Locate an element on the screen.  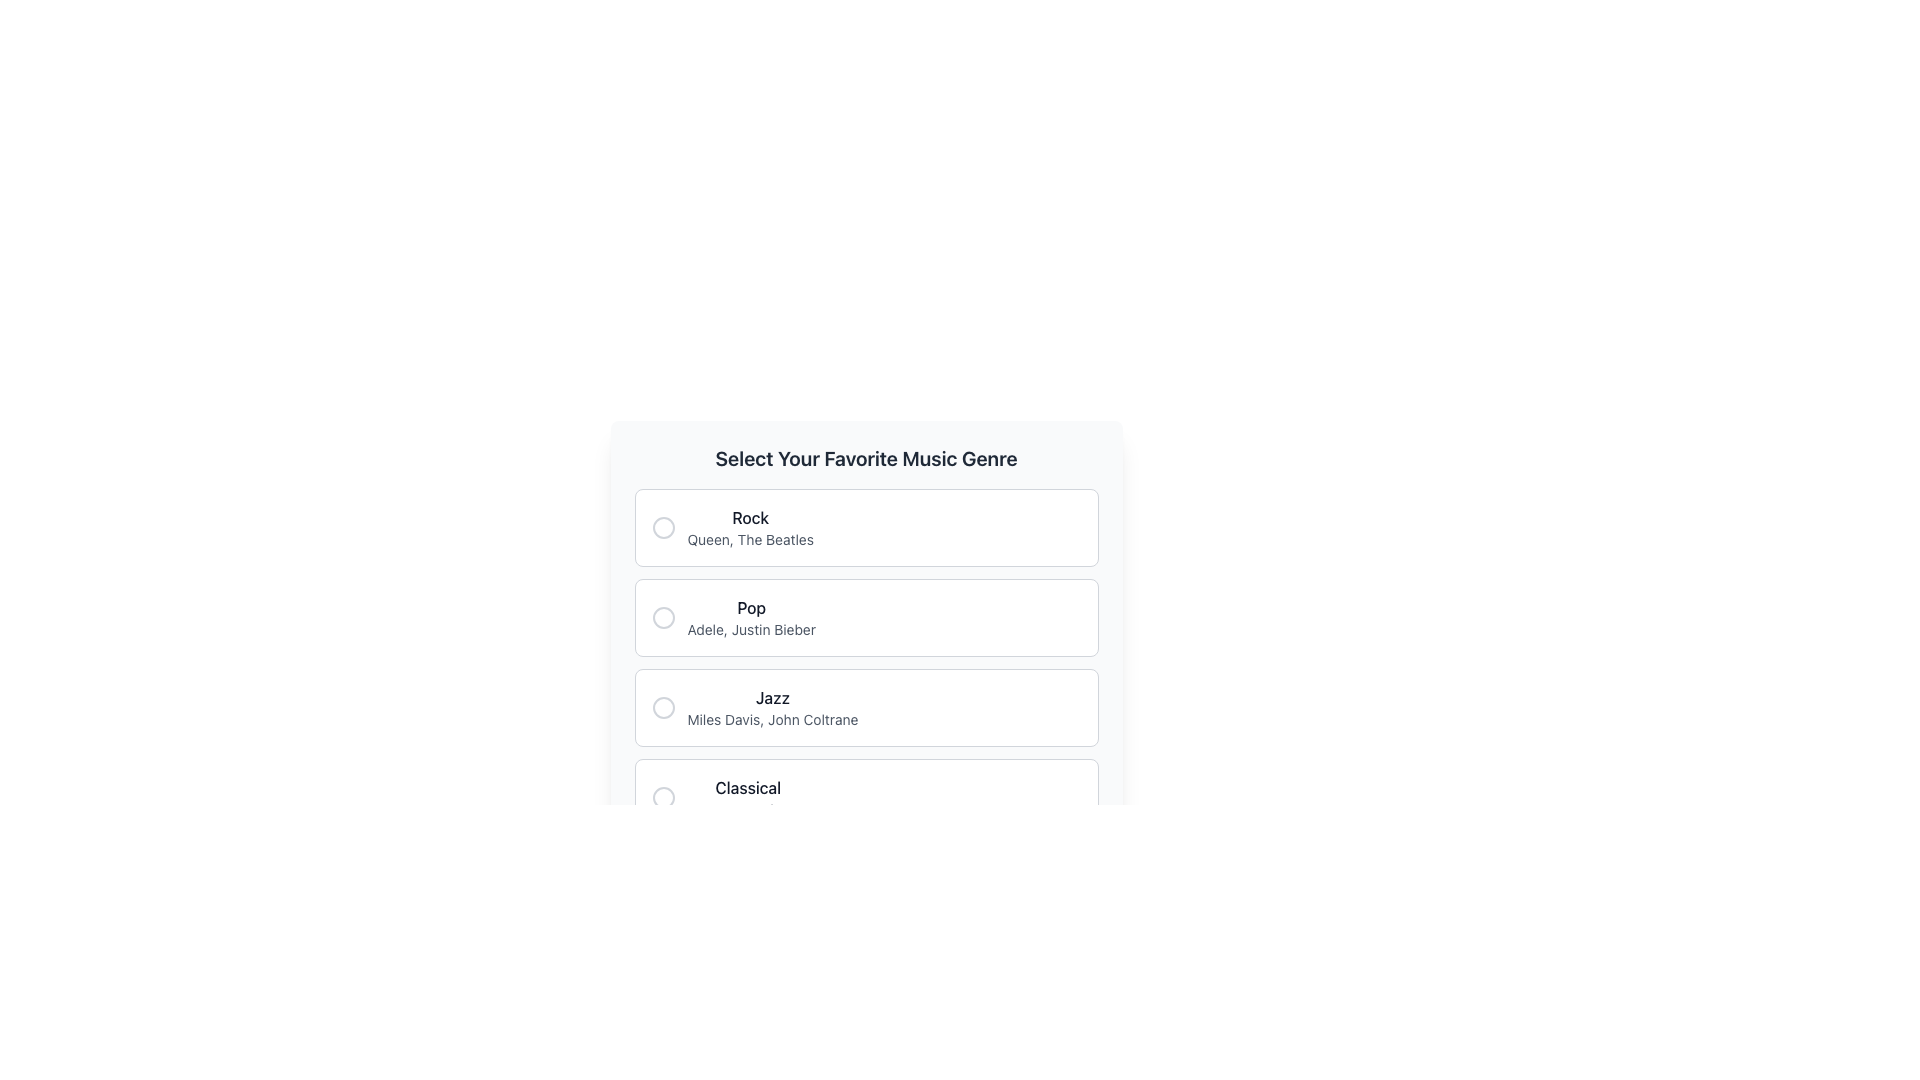
the radio button labeled 'Classical' is located at coordinates (866, 797).